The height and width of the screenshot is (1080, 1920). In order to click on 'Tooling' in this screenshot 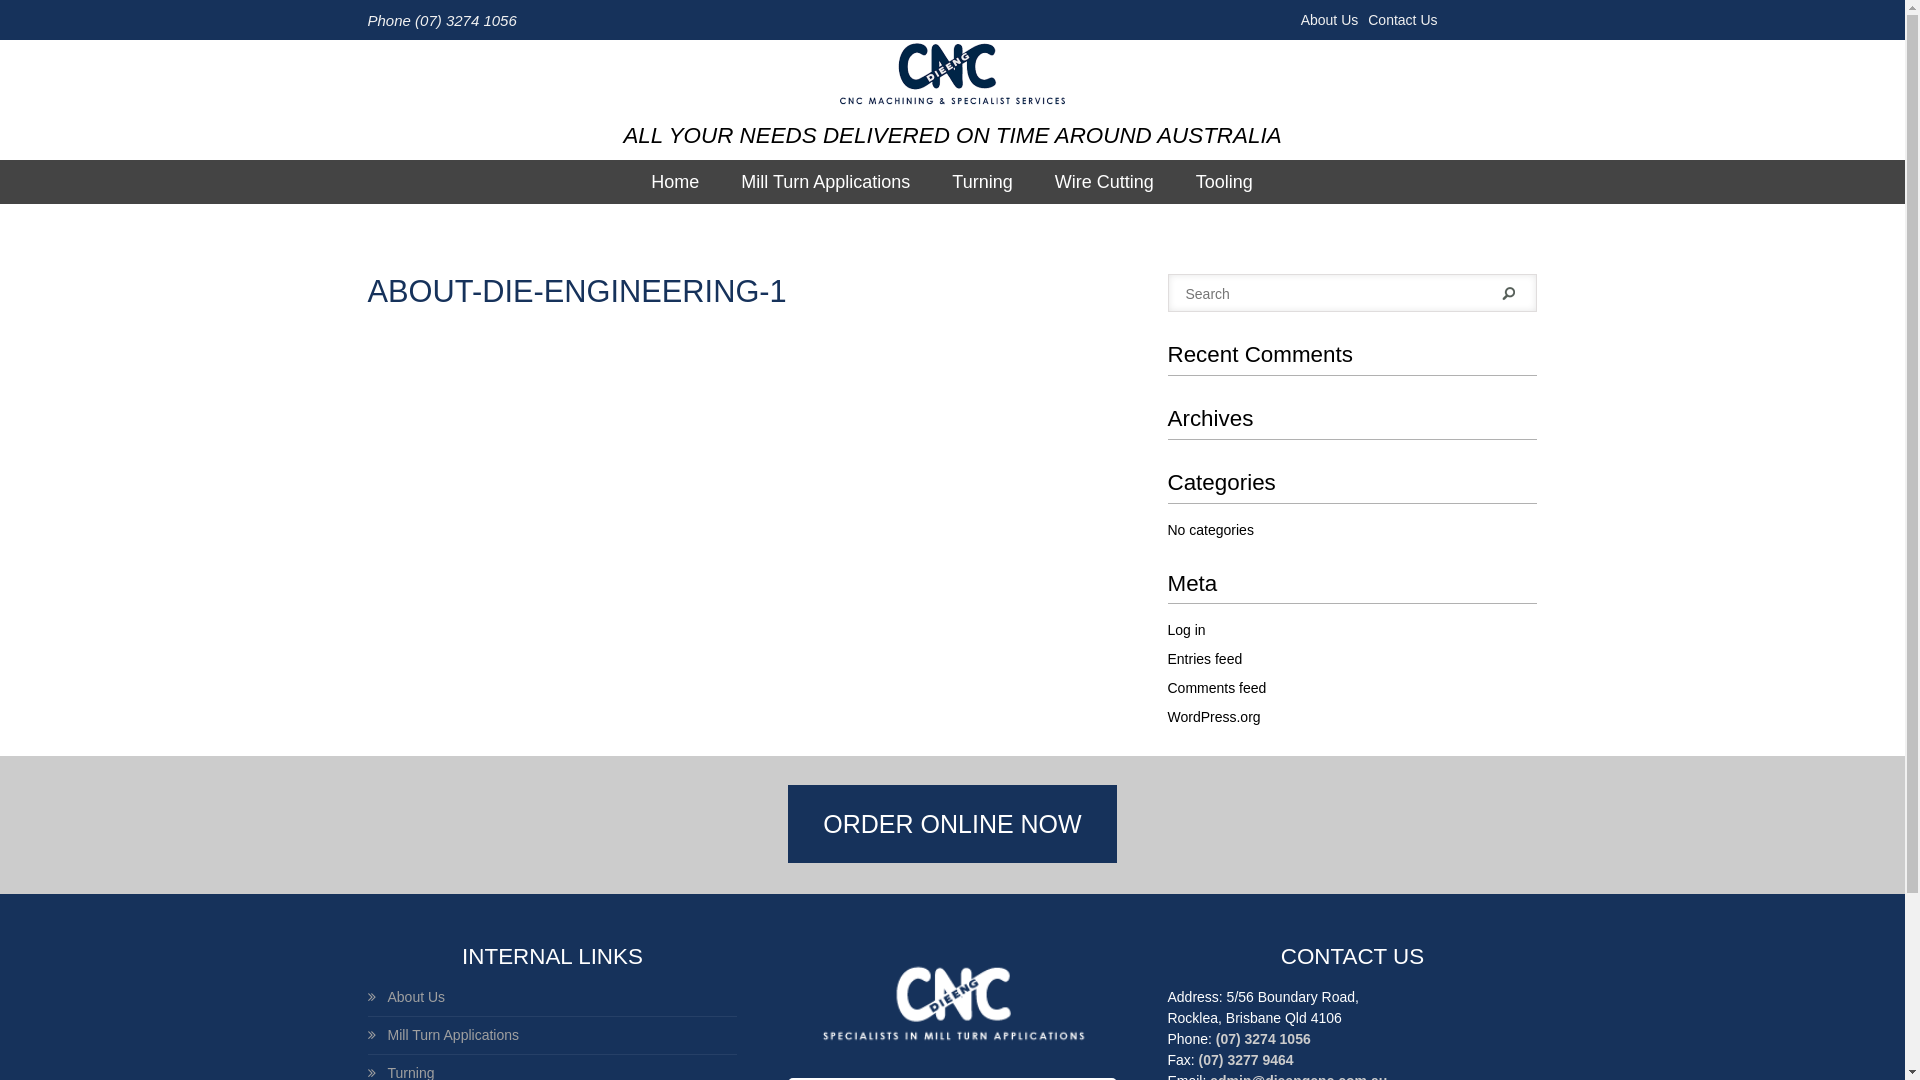, I will do `click(1176, 181)`.